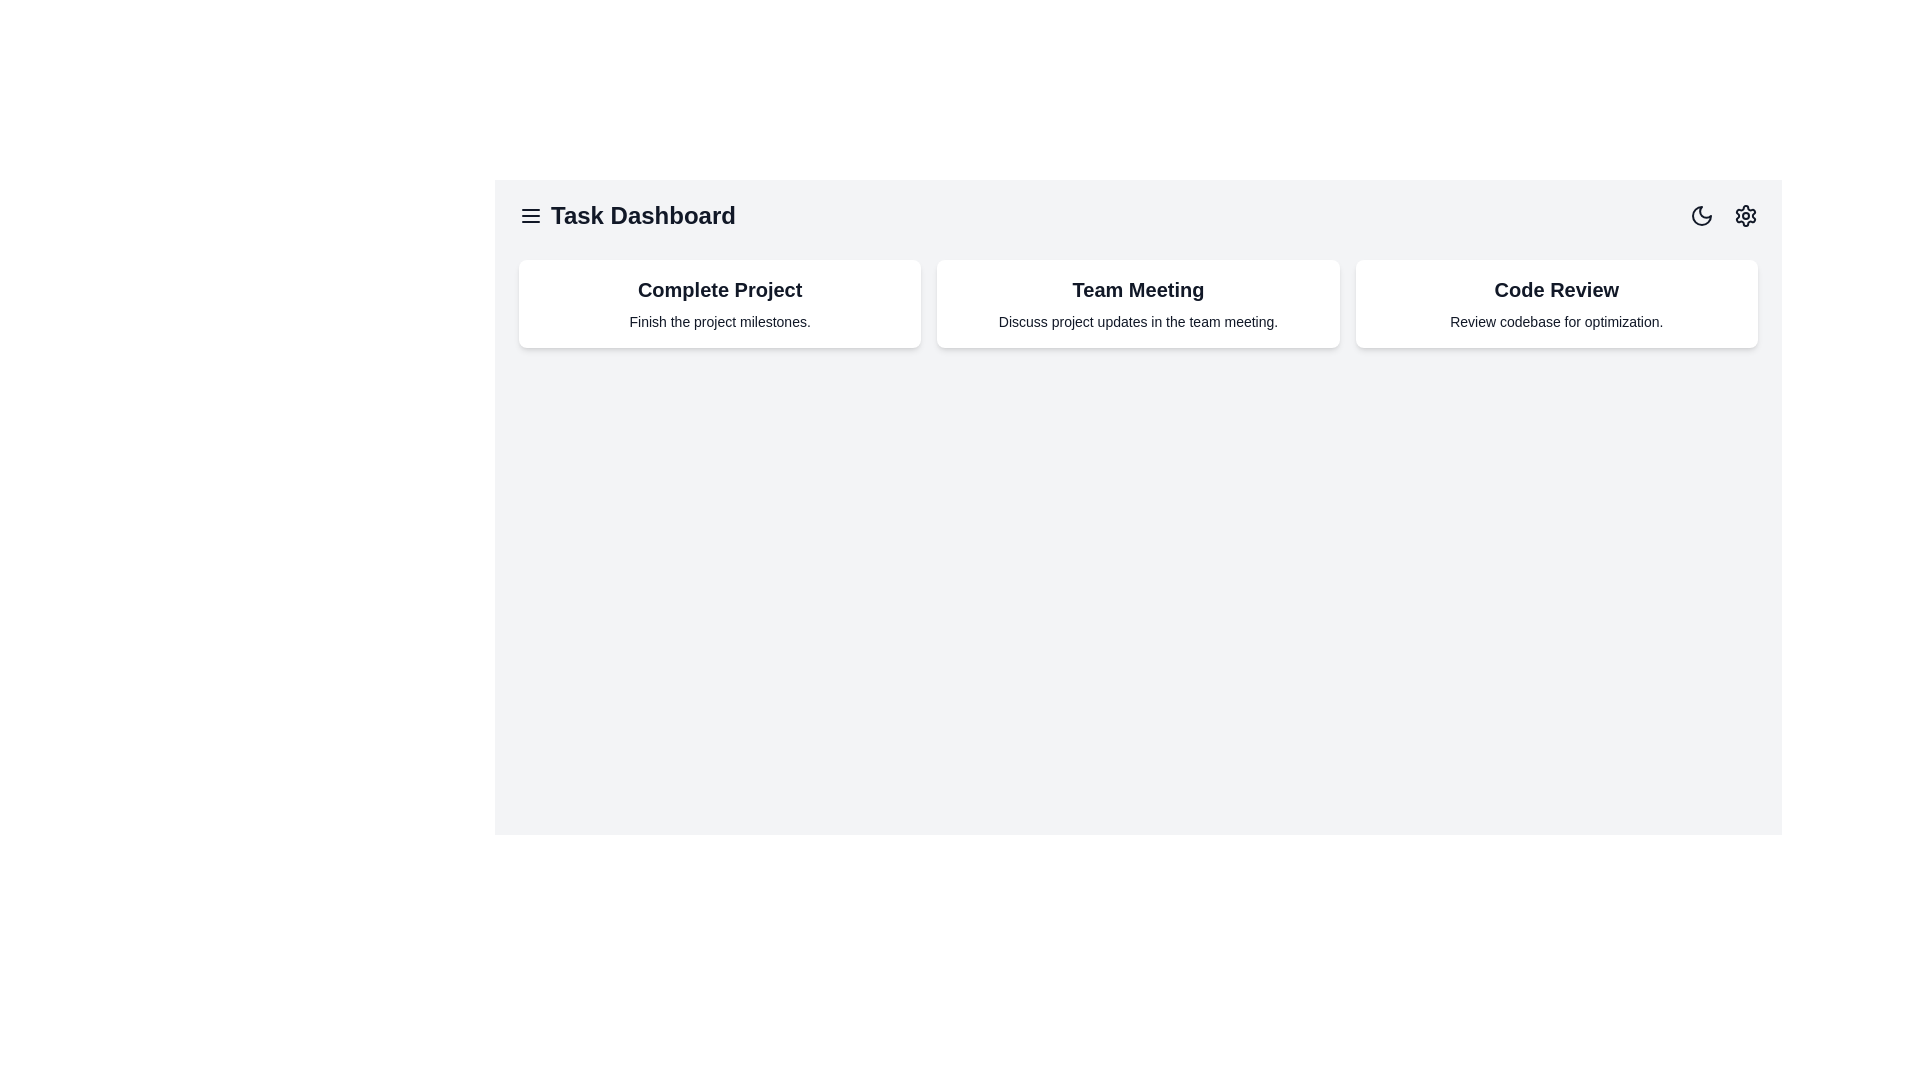 This screenshot has width=1920, height=1080. What do you see at coordinates (720, 289) in the screenshot?
I see `the bold, large-sized text label 'Complete Project' that is displayed prominently at the top of its card in a grid layout` at bounding box center [720, 289].